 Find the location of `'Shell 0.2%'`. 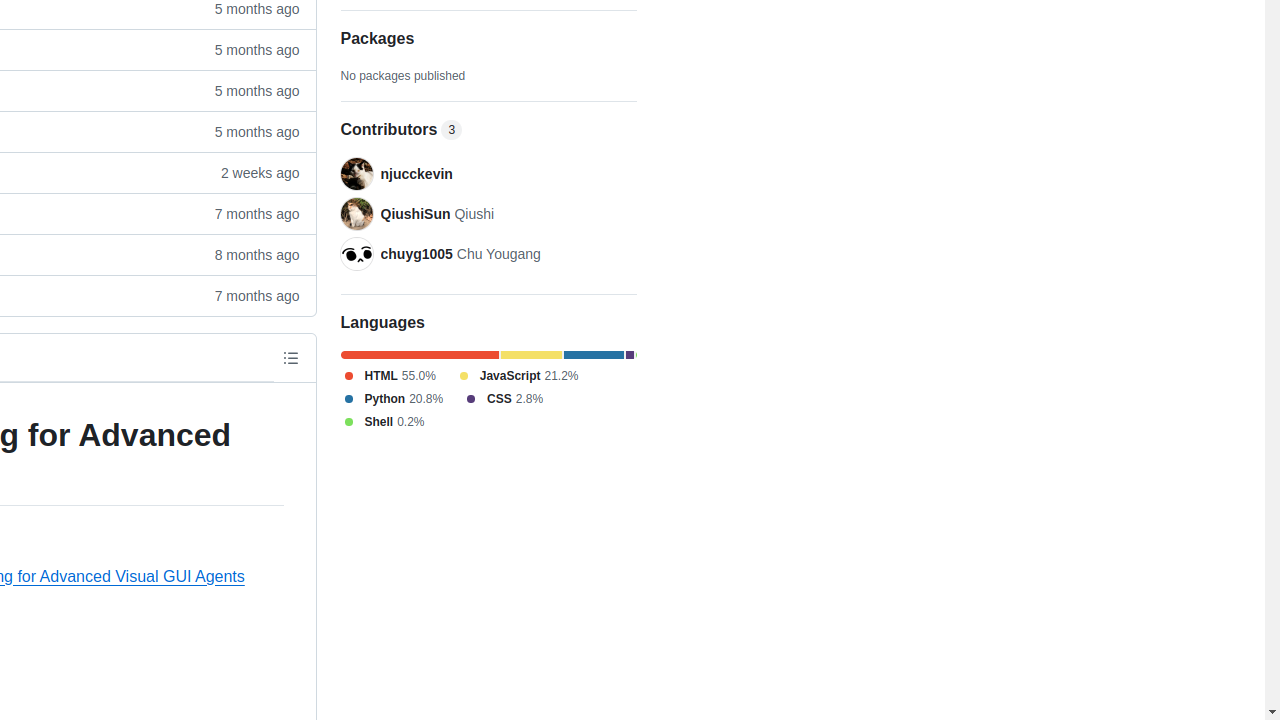

'Shell 0.2%' is located at coordinates (382, 420).